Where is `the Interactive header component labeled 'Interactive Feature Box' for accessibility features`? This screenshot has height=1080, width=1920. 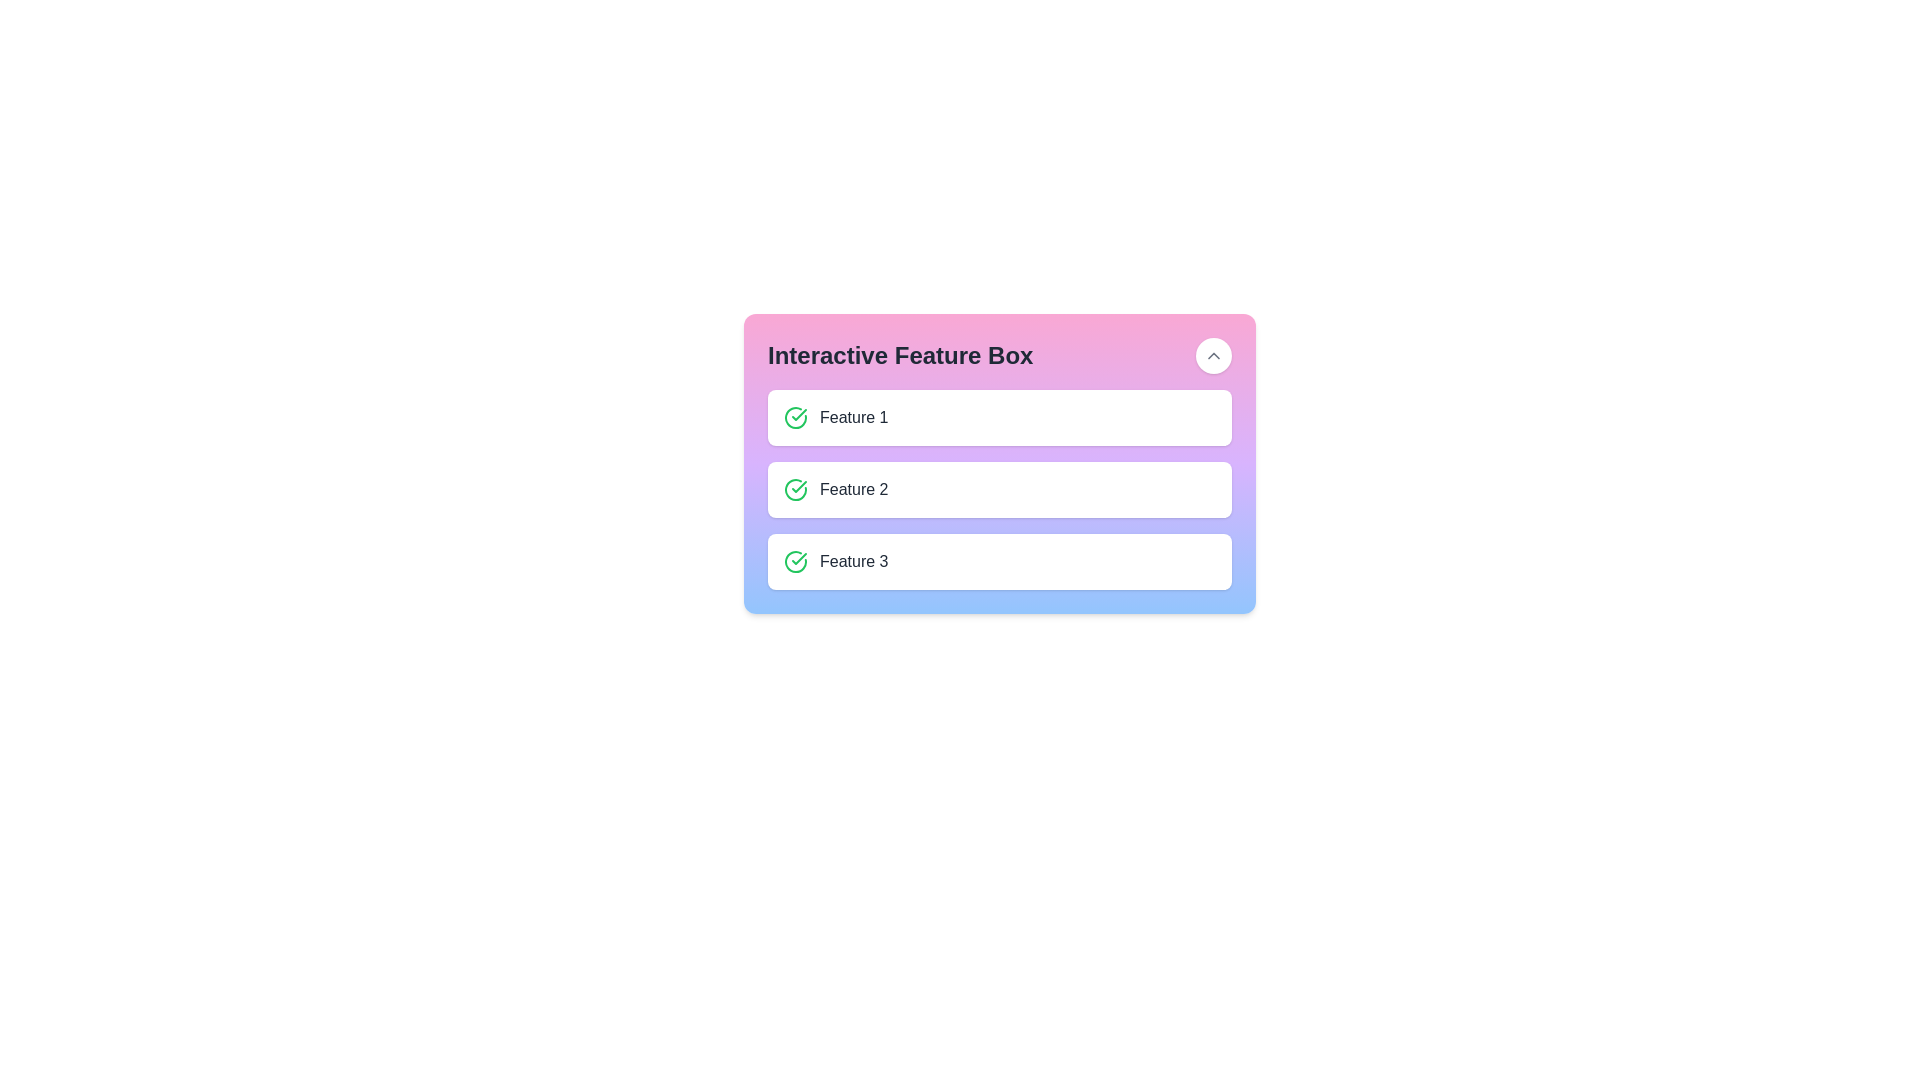 the Interactive header component labeled 'Interactive Feature Box' for accessibility features is located at coordinates (999, 354).